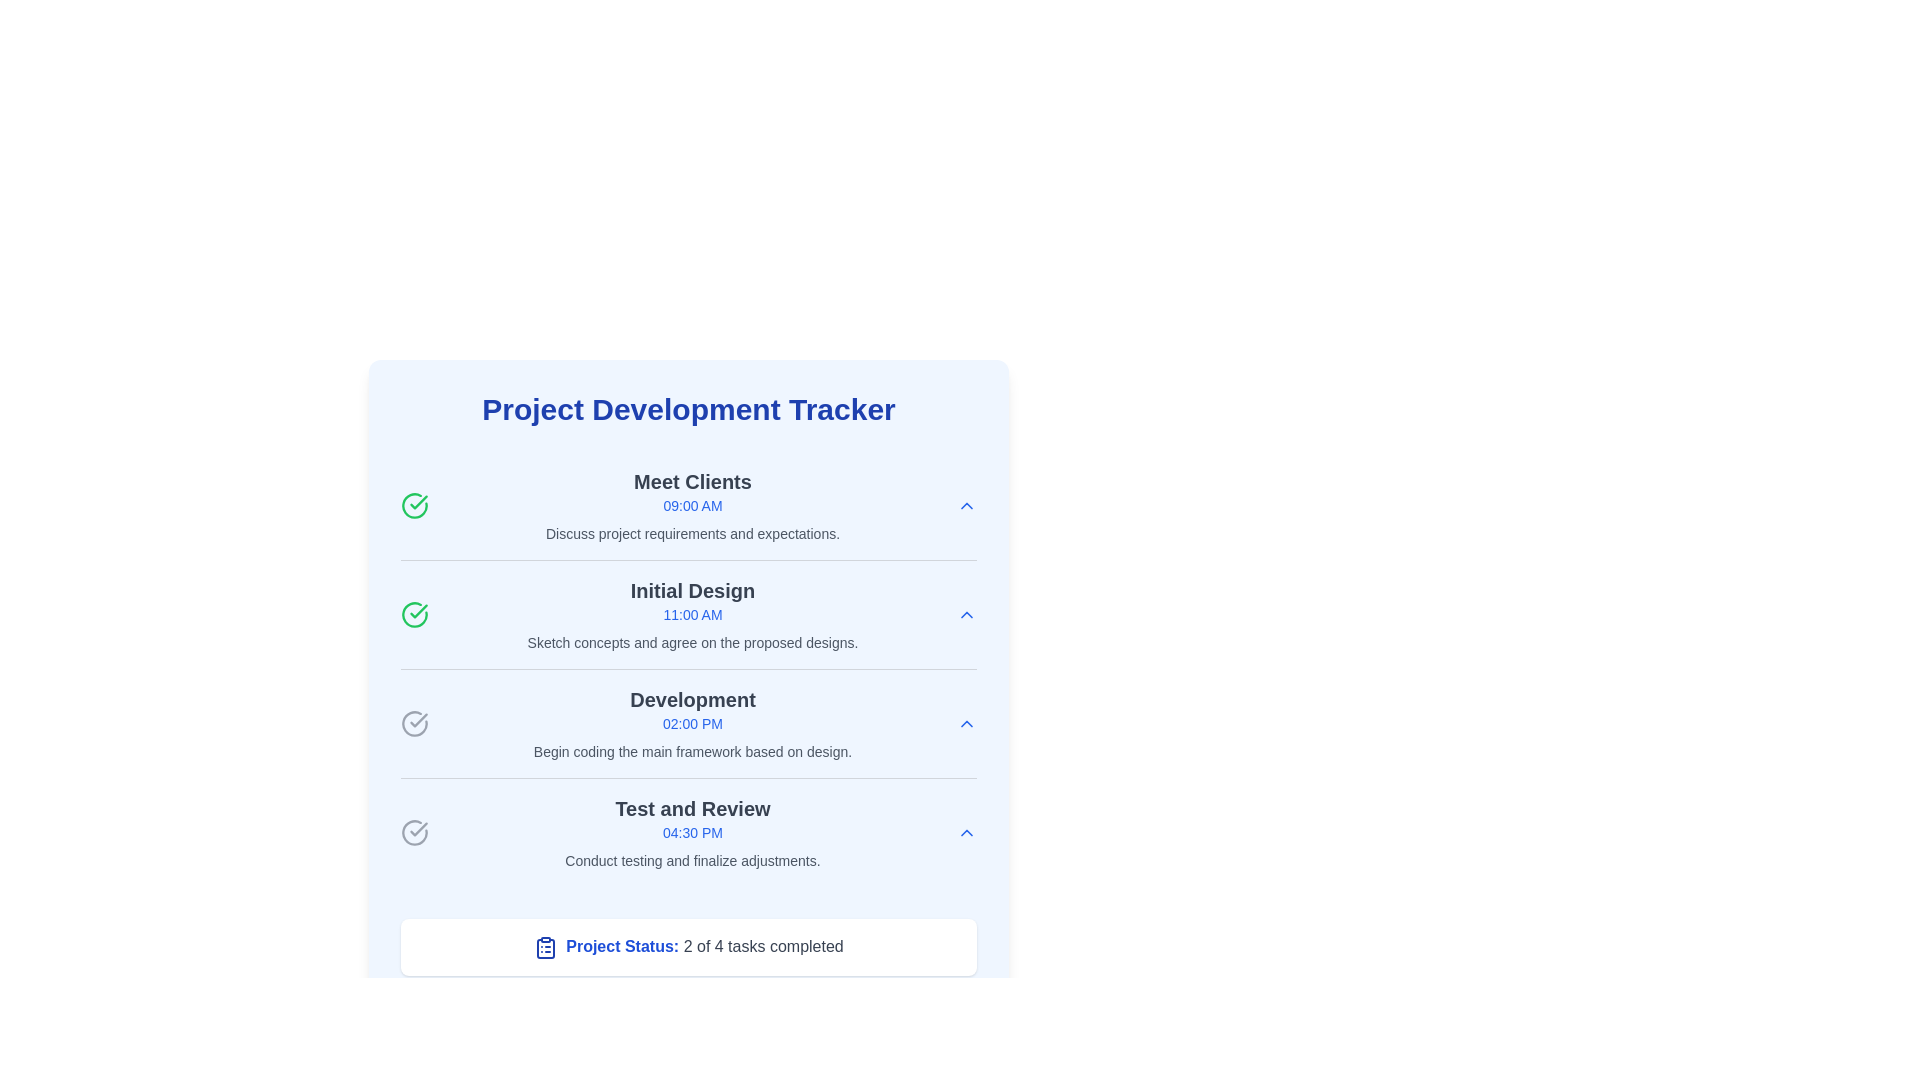 Image resolution: width=1920 pixels, height=1080 pixels. Describe the element at coordinates (692, 833) in the screenshot. I see `the task item located in the fourth position of the vertical task list within the 'Project Development Tracker' section, which includes the task name, scheduled time, and description` at that location.